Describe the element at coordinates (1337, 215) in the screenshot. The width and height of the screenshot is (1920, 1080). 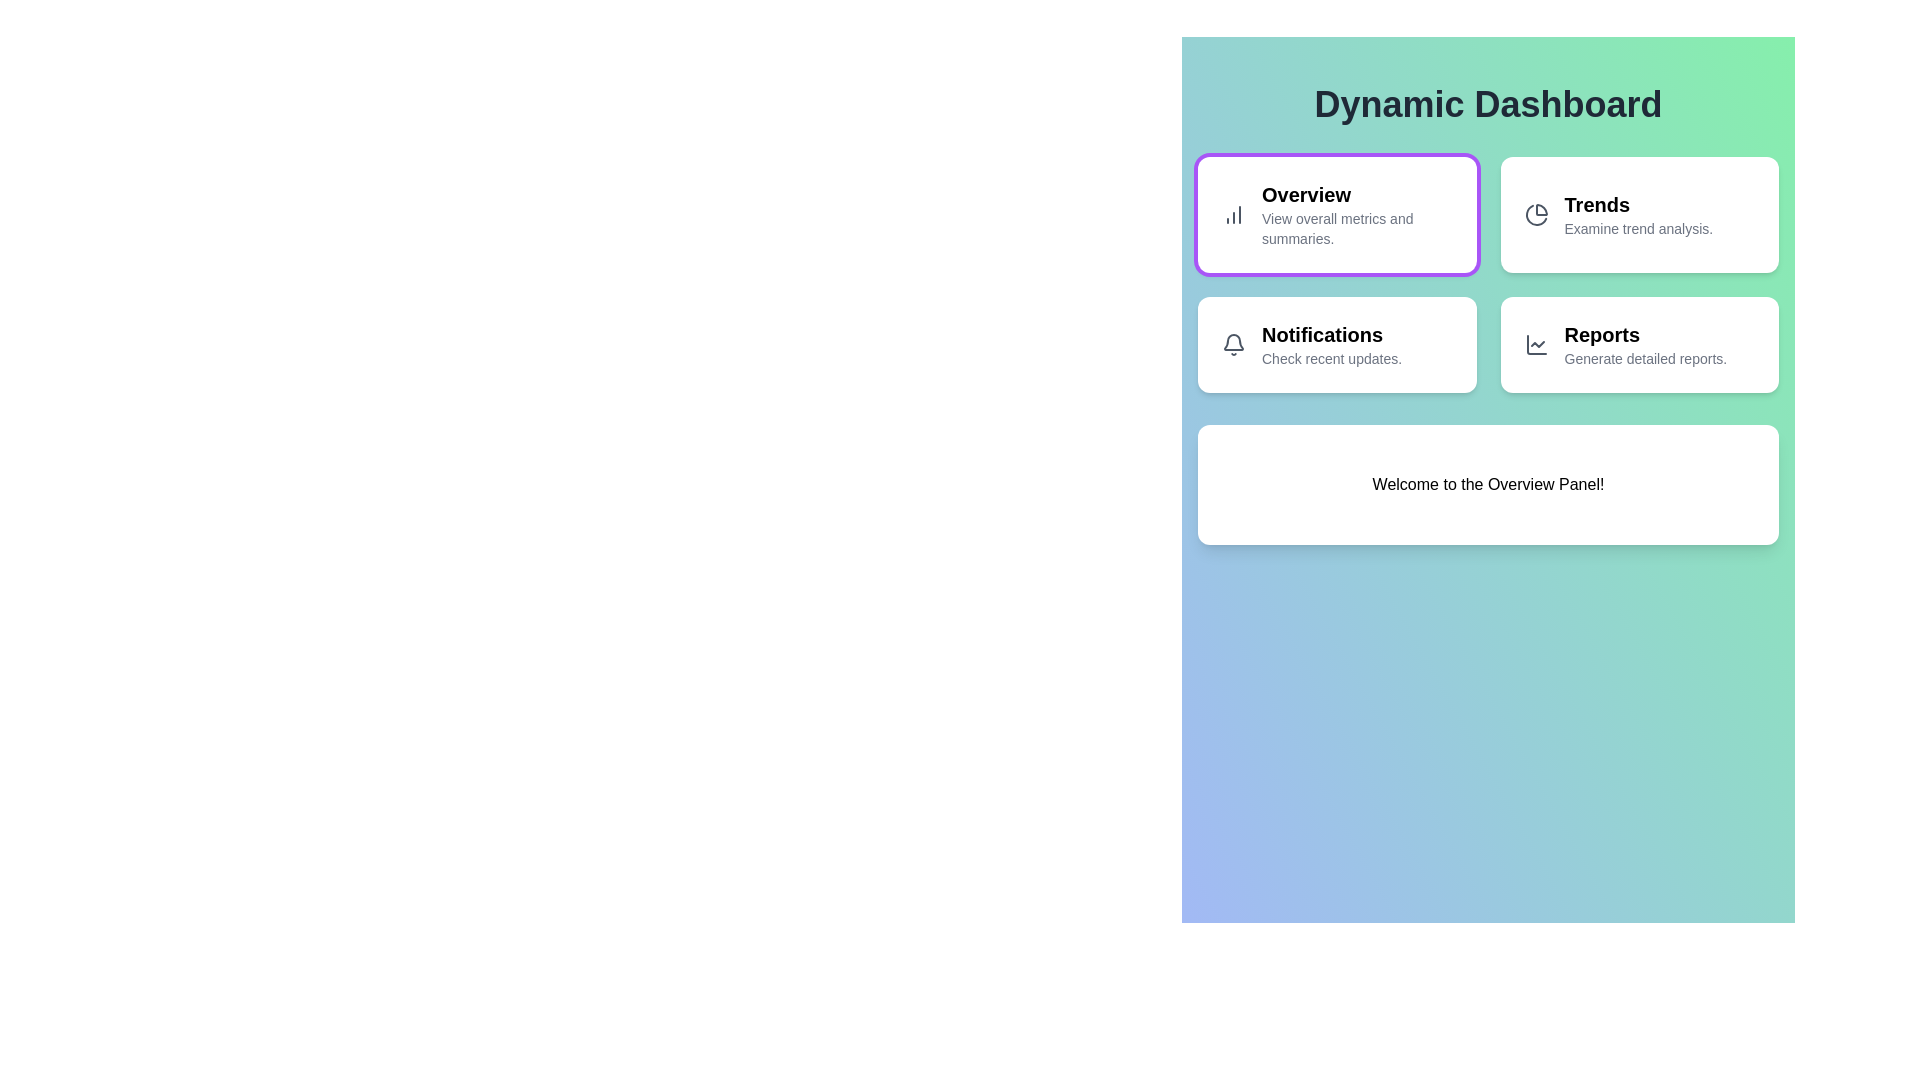
I see `the button labeled Overview to observe its dynamic visual style` at that location.